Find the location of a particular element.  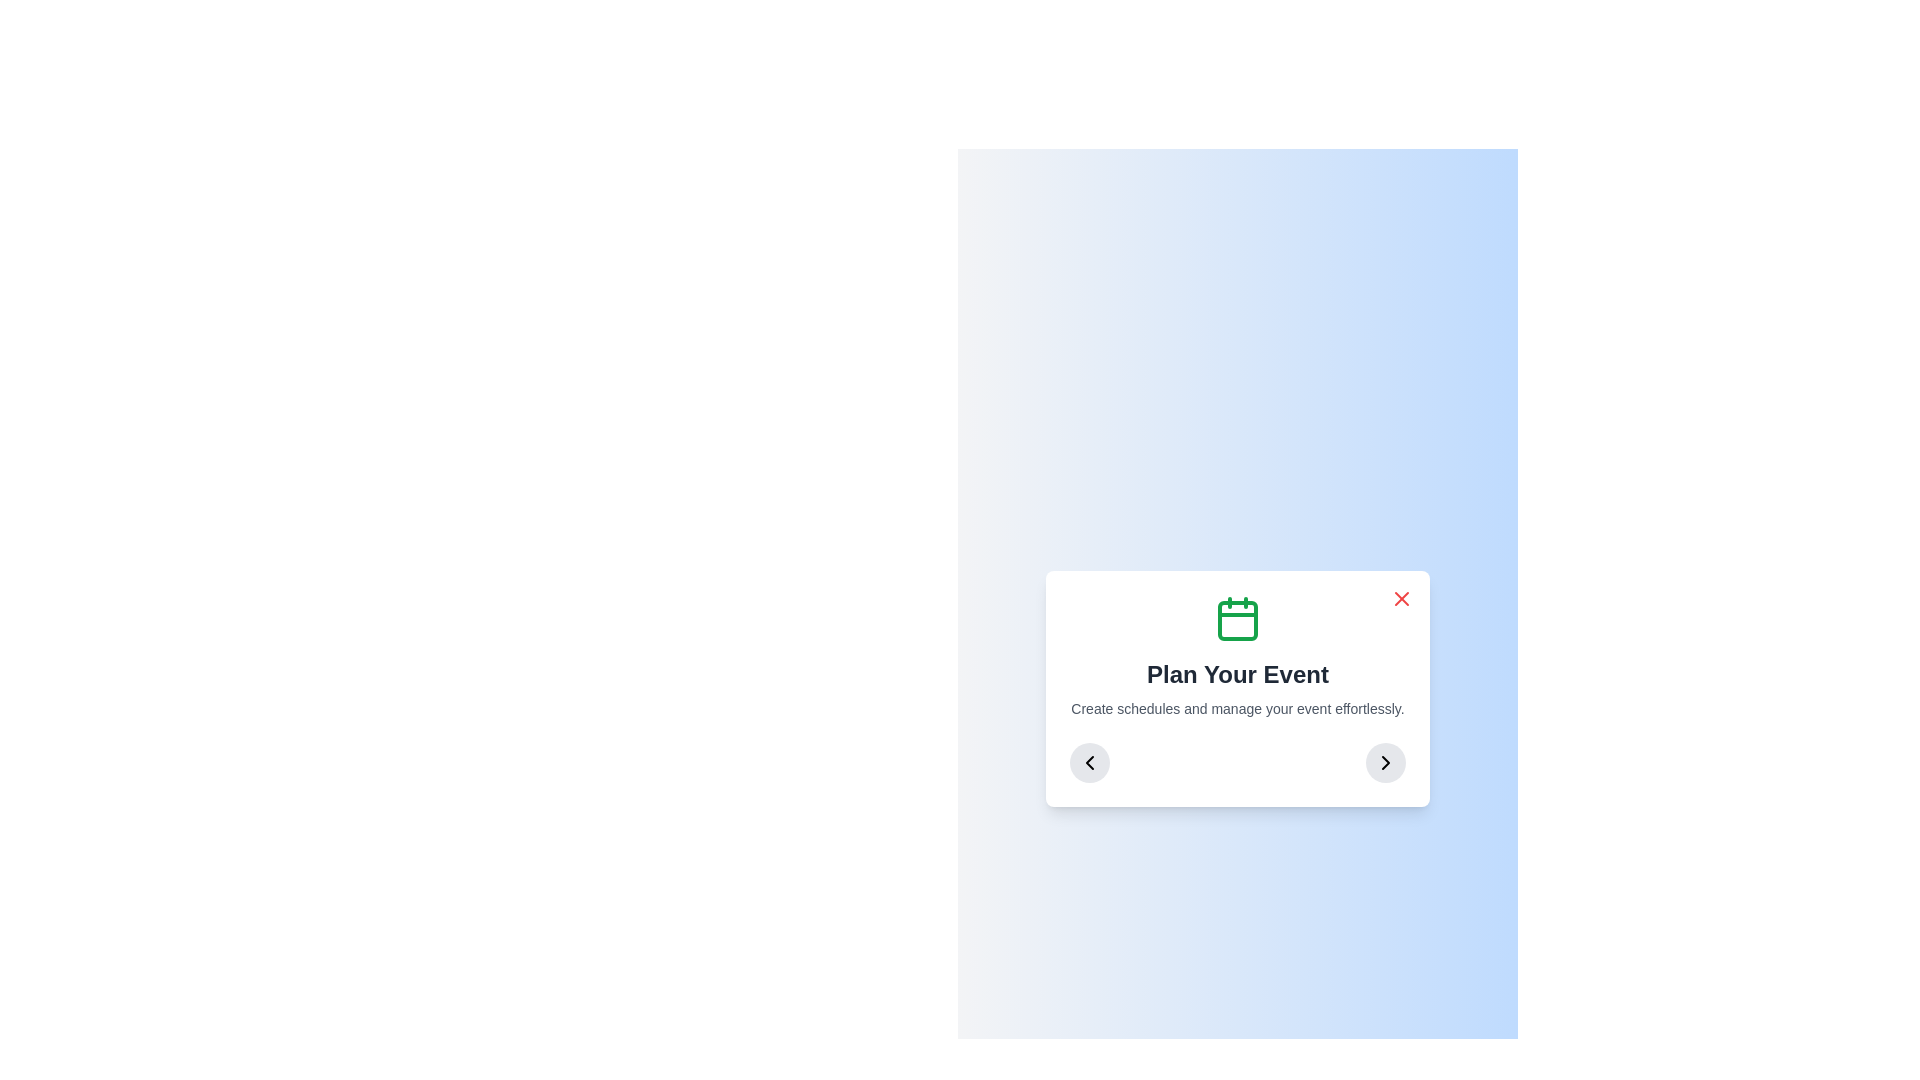

the navigation button located at the bottom-right corner of the 'Plan Your Event' dialog box to proceed to the next step is located at coordinates (1385, 763).